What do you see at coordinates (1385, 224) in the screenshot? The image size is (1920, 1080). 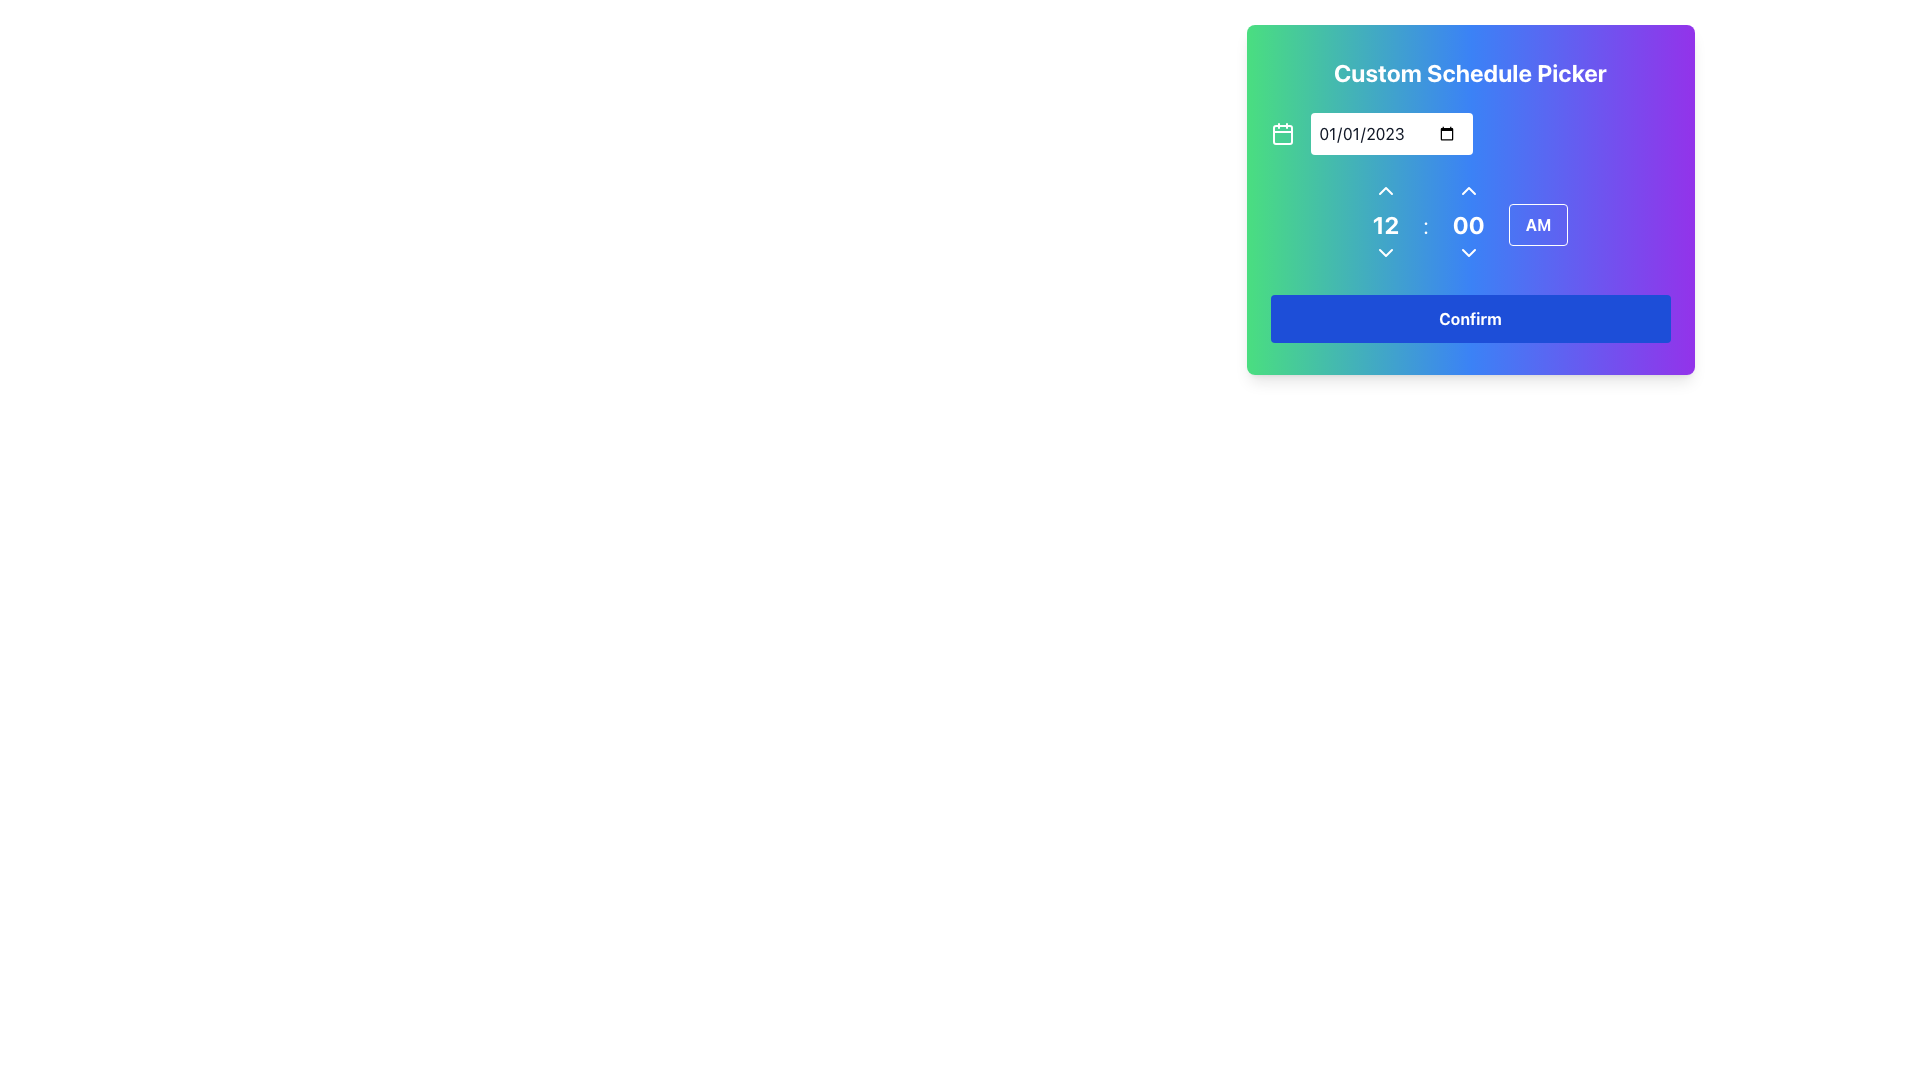 I see `the Text Display element that shows the hour value in the 'Custom Schedule Picker', located in the center-right area and above the colon separating it from the minute representation` at bounding box center [1385, 224].